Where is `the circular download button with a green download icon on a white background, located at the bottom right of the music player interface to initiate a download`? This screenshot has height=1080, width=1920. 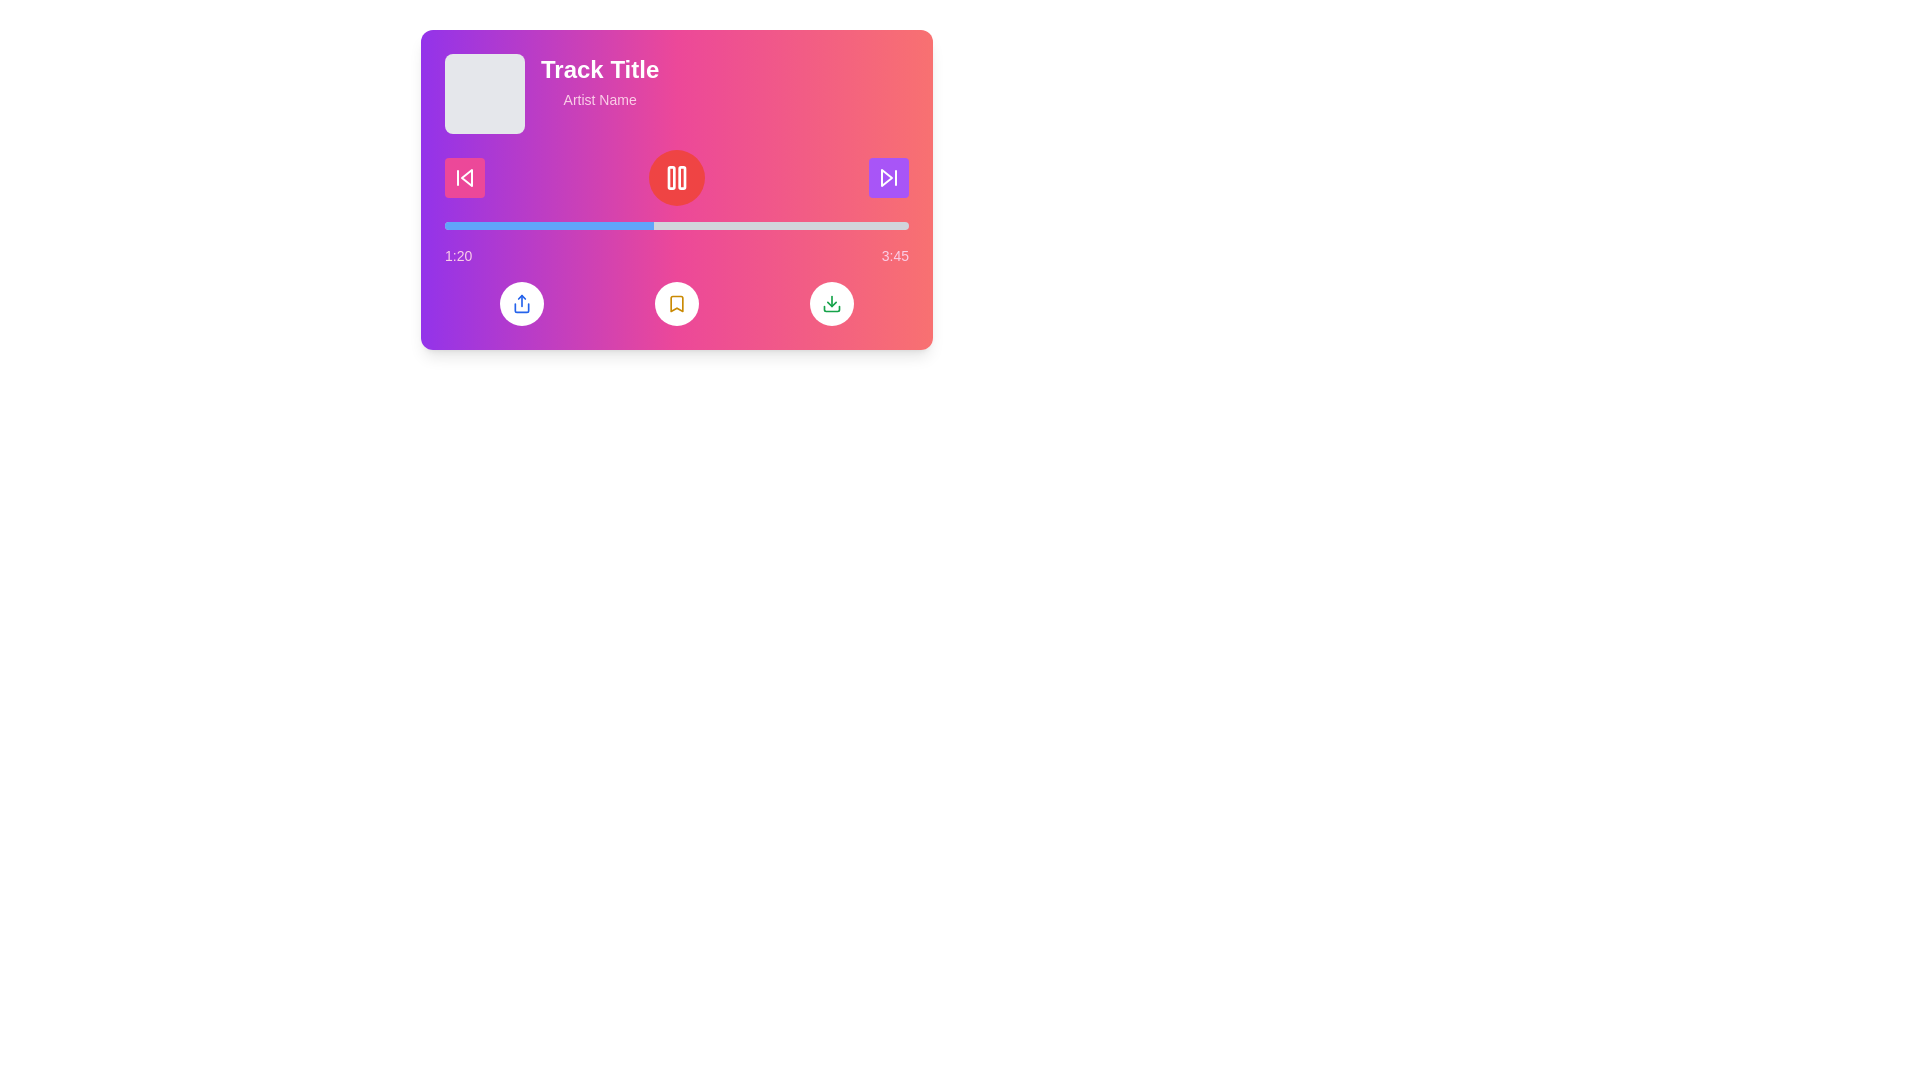 the circular download button with a green download icon on a white background, located at the bottom right of the music player interface to initiate a download is located at coordinates (831, 304).